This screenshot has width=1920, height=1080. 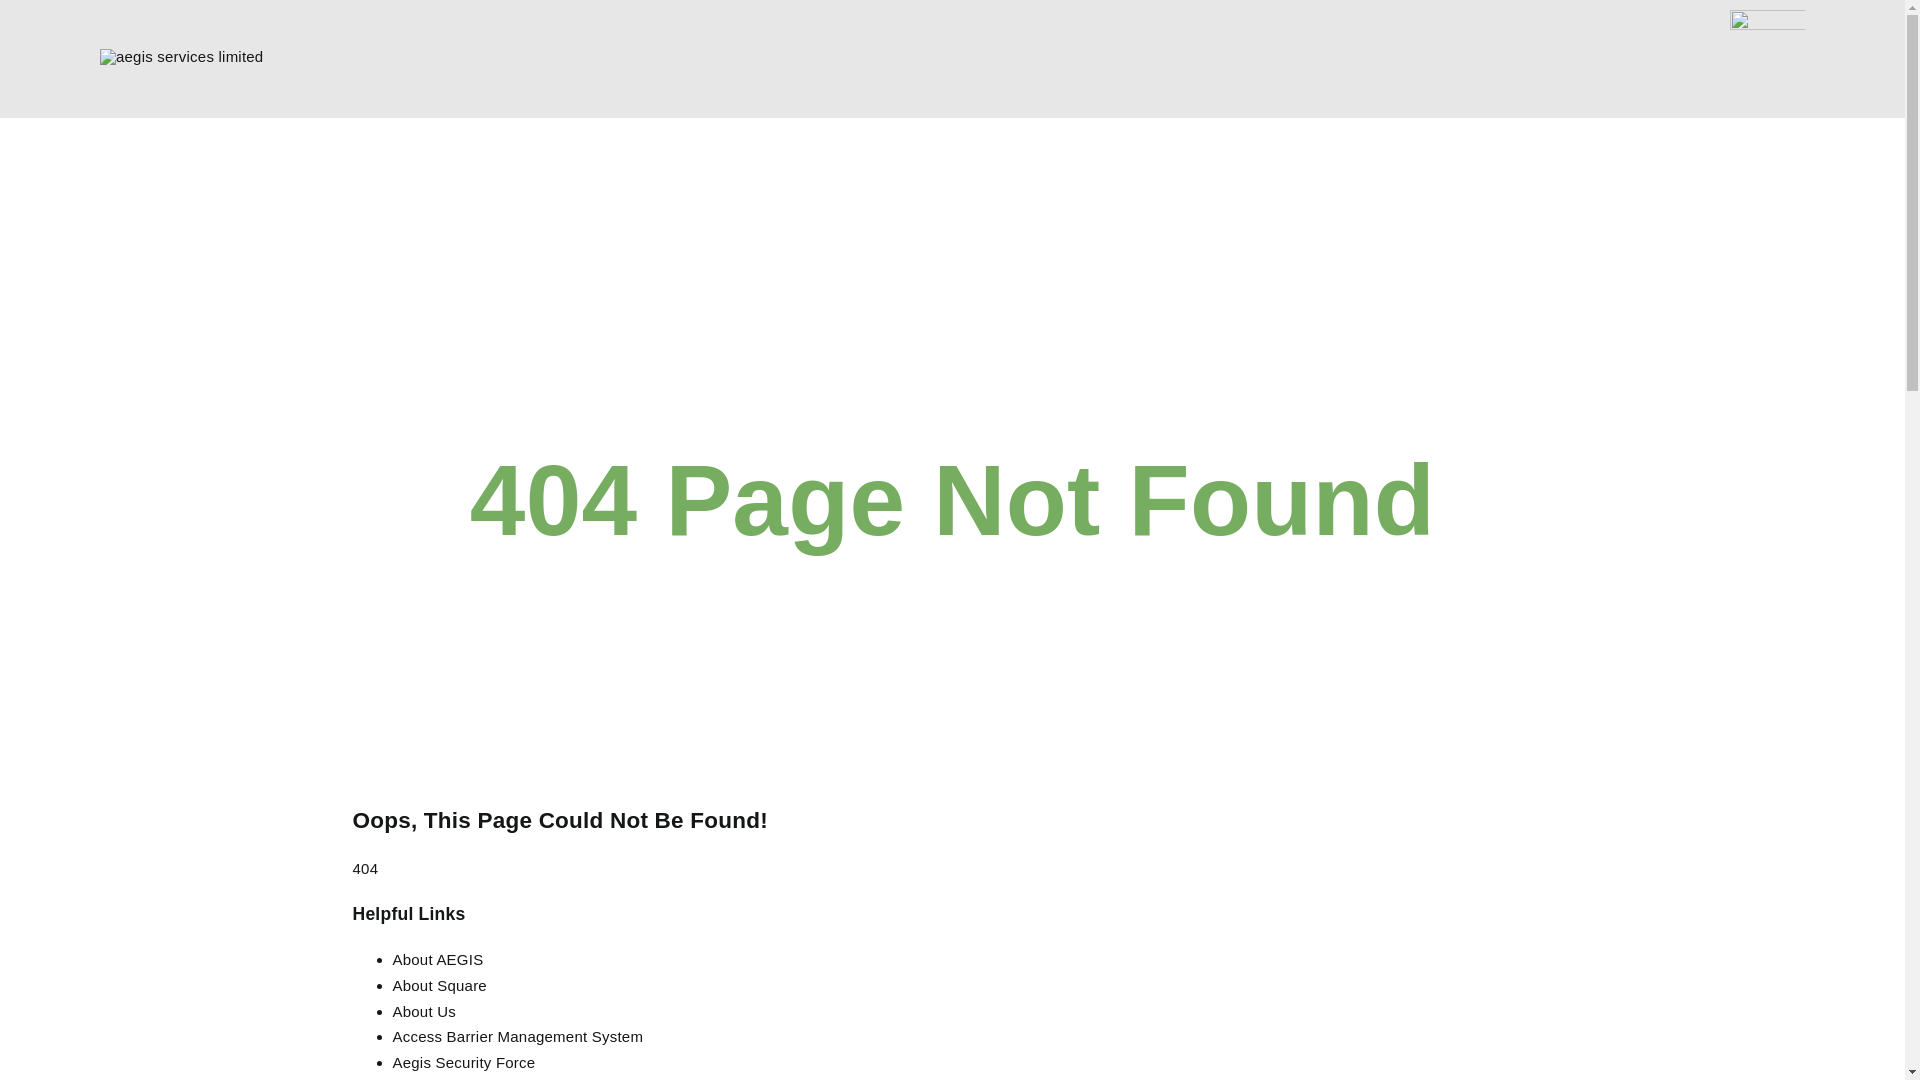 I want to click on 'About AEGIS', so click(x=436, y=958).